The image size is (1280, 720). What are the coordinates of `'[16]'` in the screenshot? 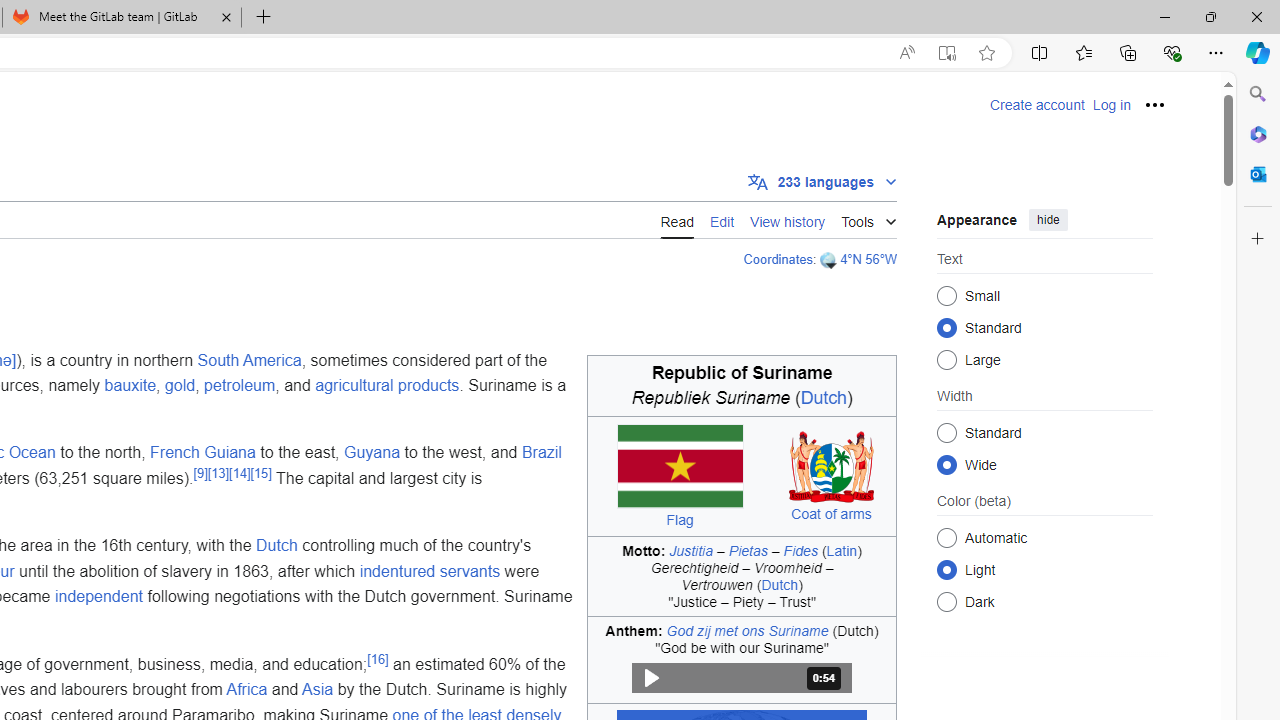 It's located at (378, 658).